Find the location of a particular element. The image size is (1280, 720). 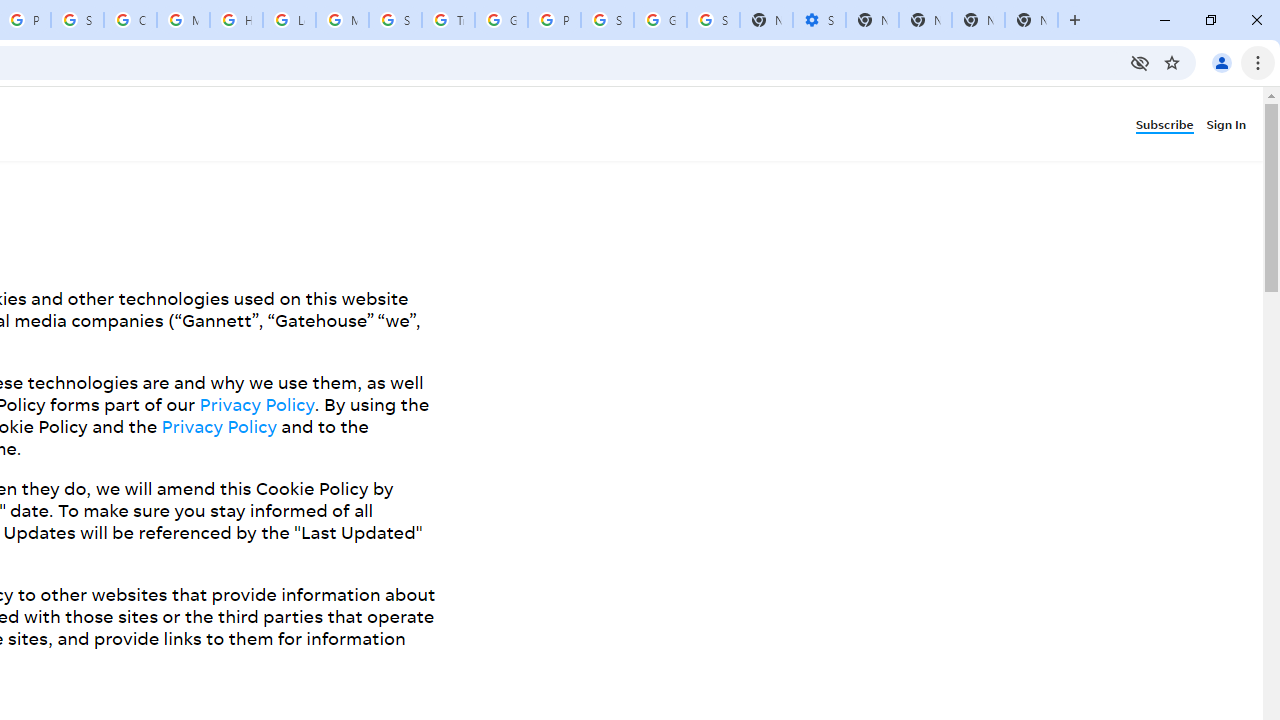

'Subscribe' is located at coordinates (1169, 123).